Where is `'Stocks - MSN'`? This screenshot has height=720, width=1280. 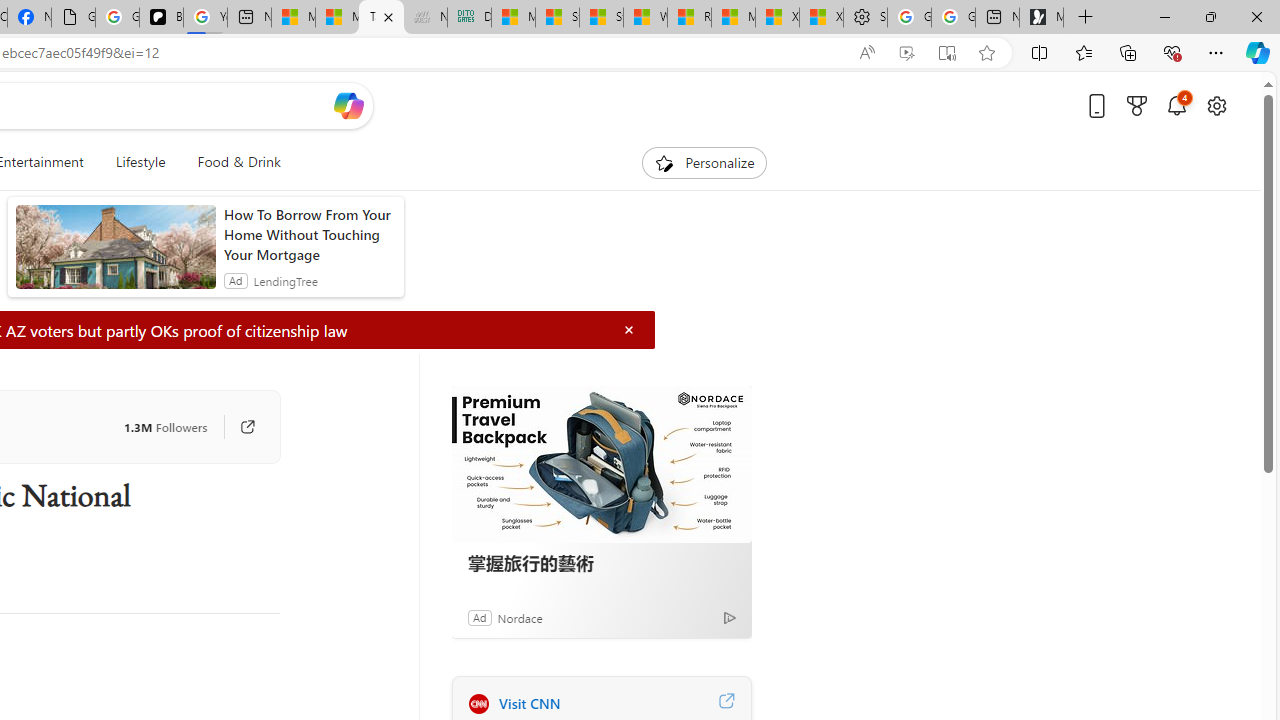 'Stocks - MSN' is located at coordinates (600, 17).